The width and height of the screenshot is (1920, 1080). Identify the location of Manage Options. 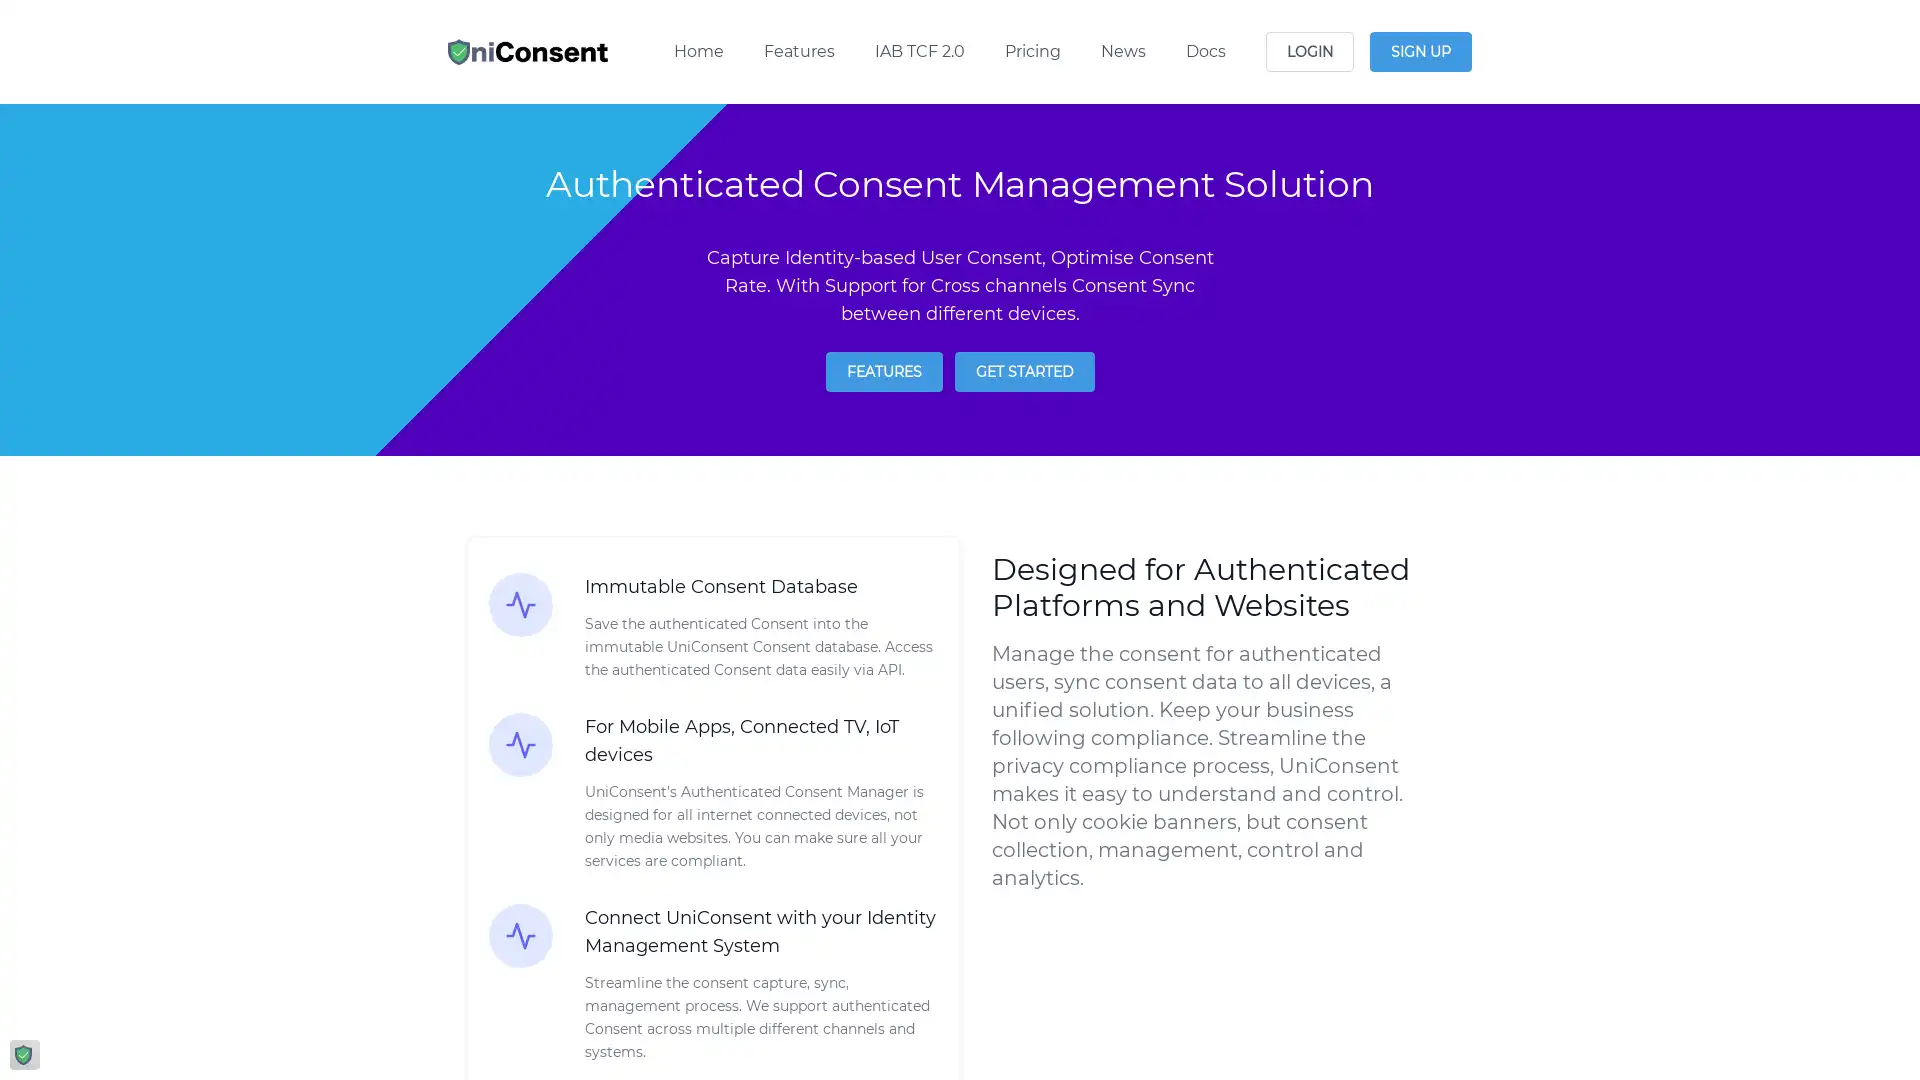
(117, 1043).